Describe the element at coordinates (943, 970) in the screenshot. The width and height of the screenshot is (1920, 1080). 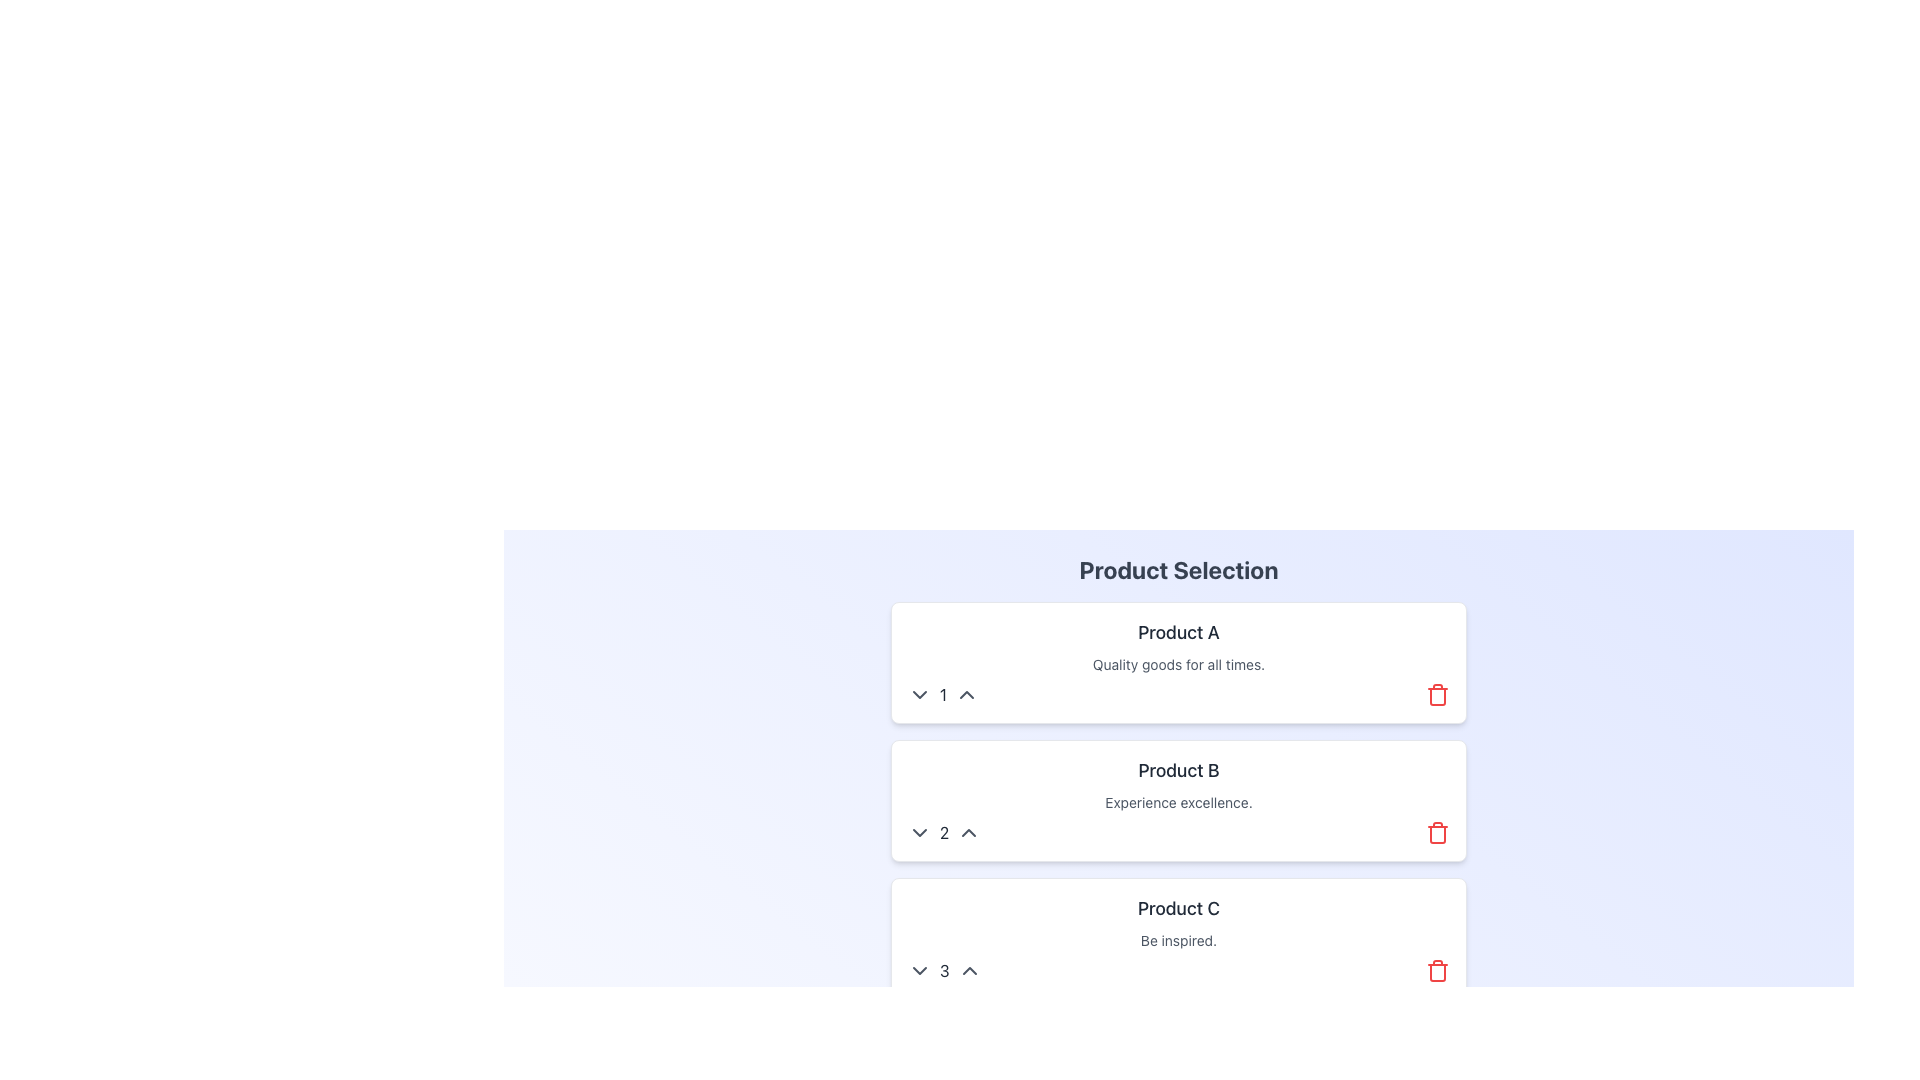
I see `the static numeral '3' displayed in gray font color located in the lower-left corner of the 'Product C' card, positioned between the up and down navigation arrows` at that location.